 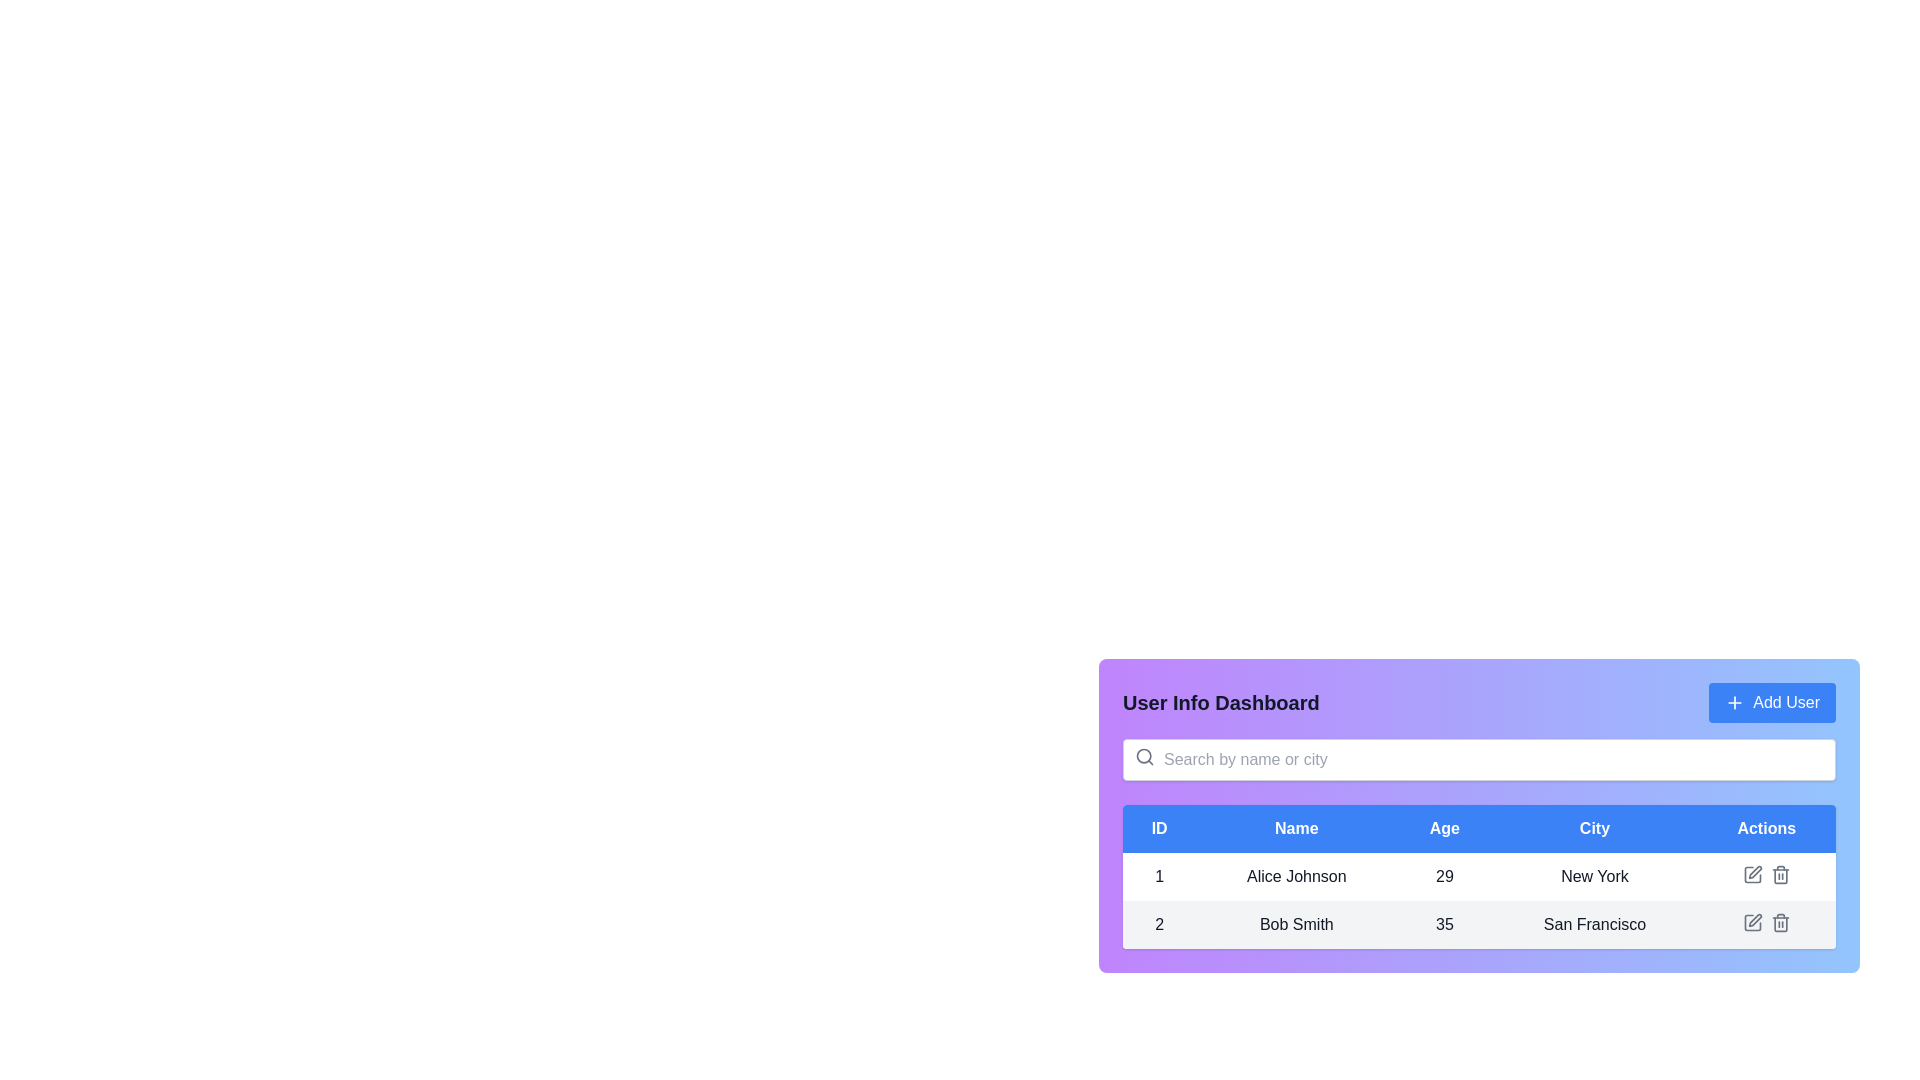 I want to click on the trash bin icon, which is a minimalist styled button located in the 'Actions' column of the first row of the user data table, adjacent to the edit icon, so click(x=1780, y=874).